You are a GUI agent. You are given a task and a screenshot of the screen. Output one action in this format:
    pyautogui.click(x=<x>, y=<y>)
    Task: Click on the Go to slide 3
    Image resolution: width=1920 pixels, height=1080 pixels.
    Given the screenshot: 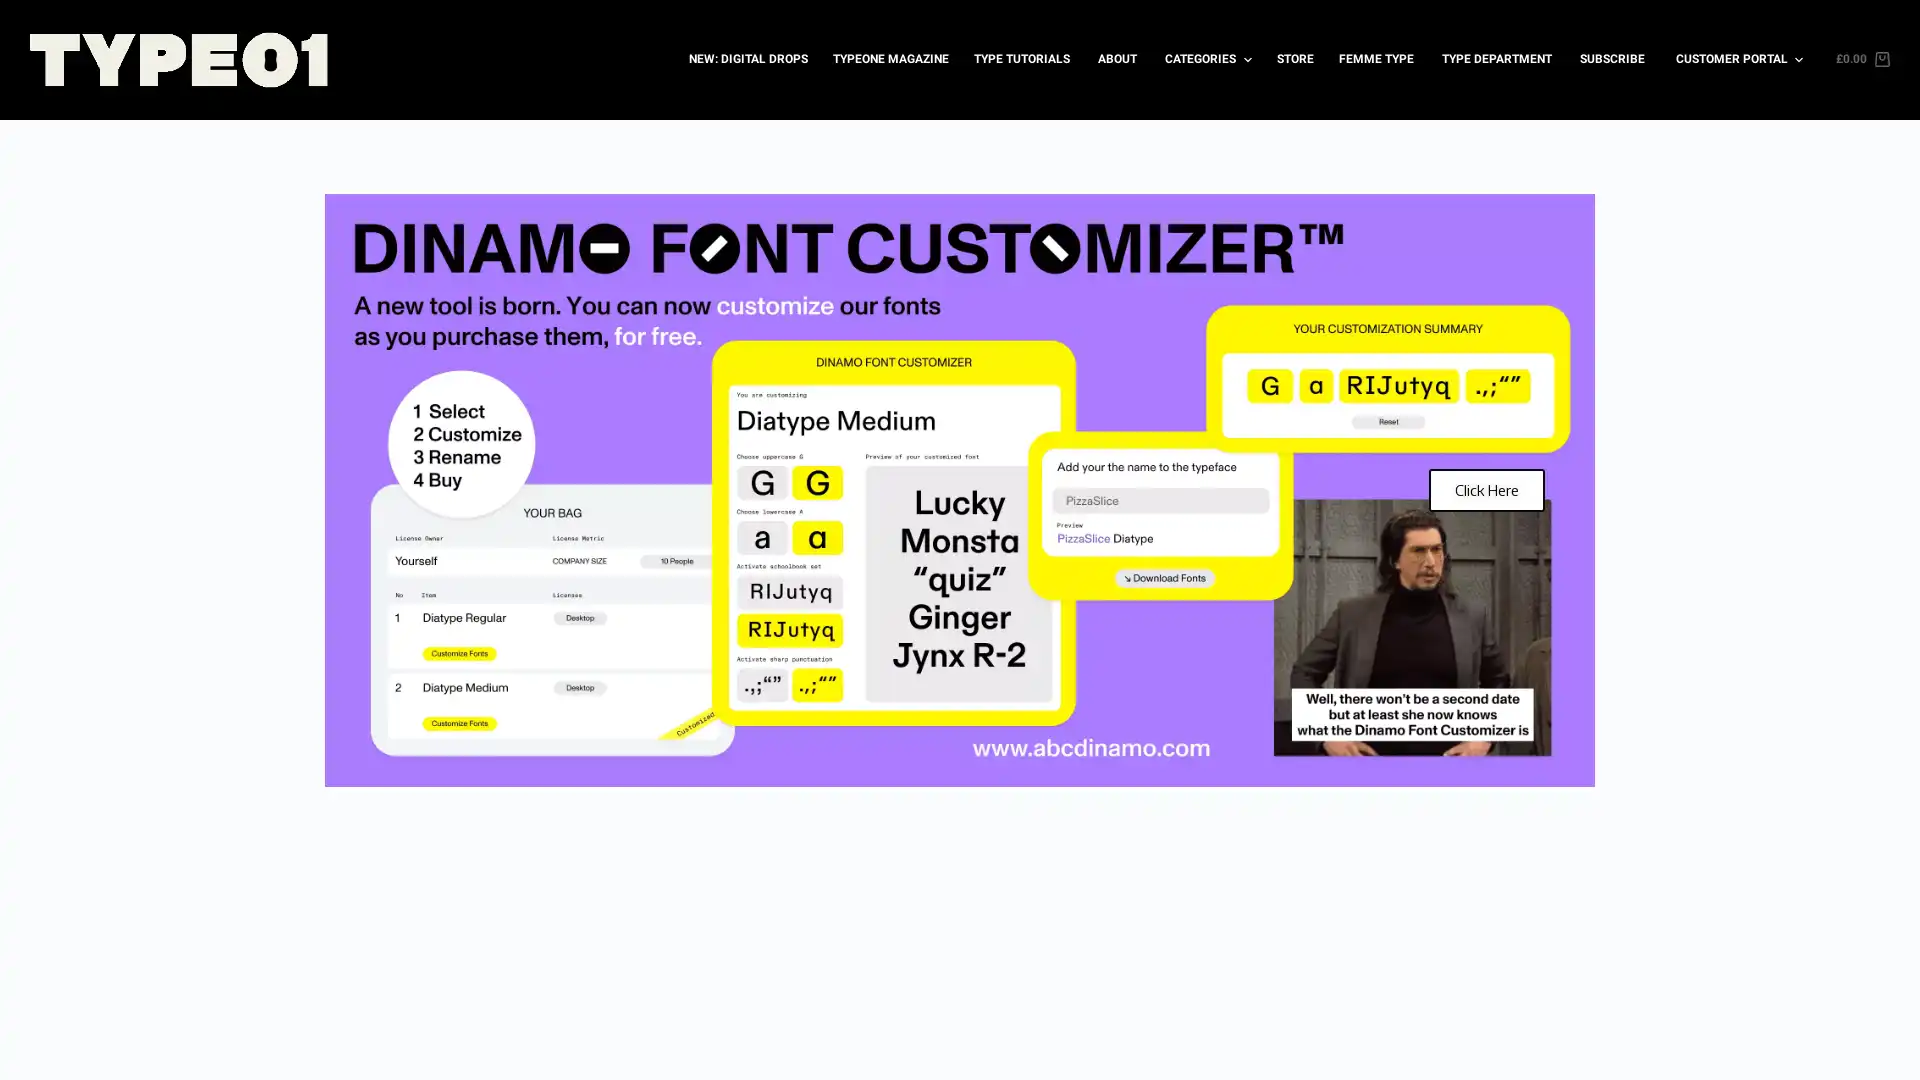 What is the action you would take?
    pyautogui.click(x=969, y=771)
    